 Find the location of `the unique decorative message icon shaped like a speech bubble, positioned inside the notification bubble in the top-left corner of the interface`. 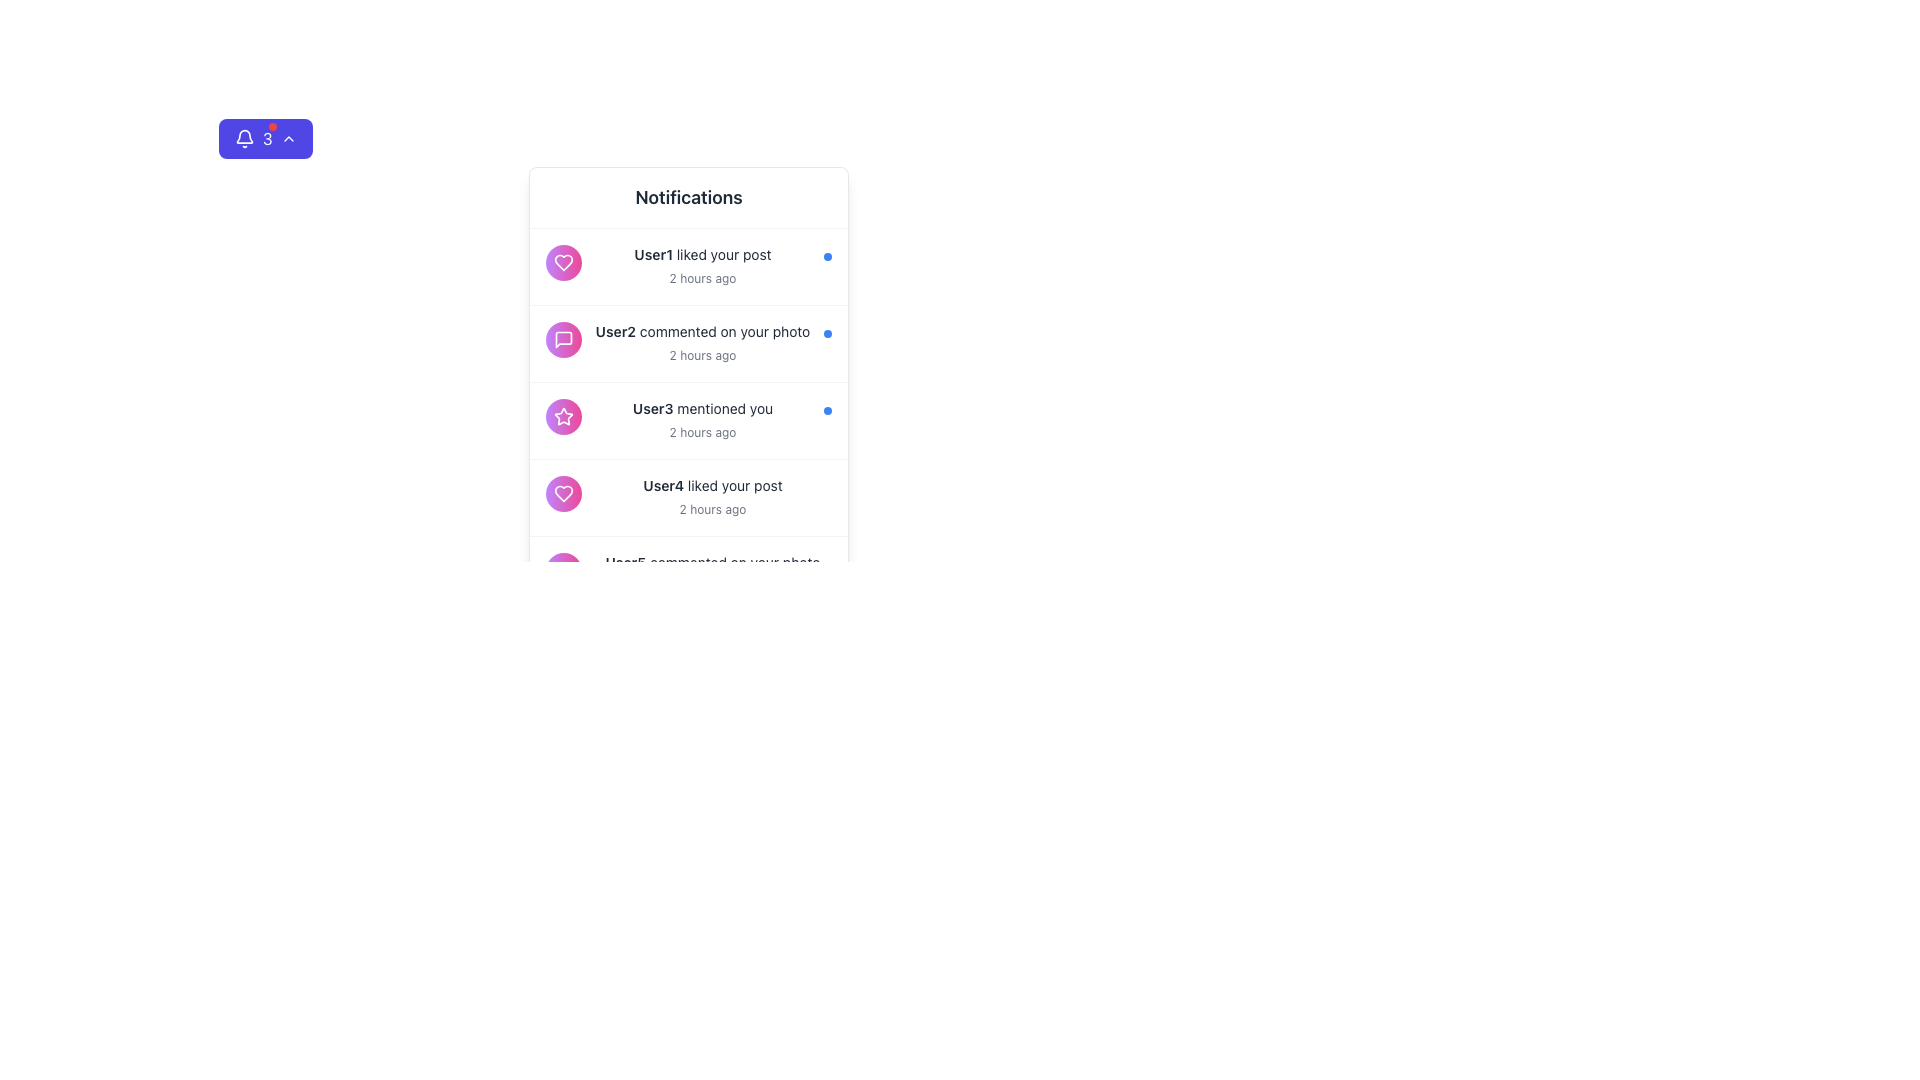

the unique decorative message icon shaped like a speech bubble, positioned inside the notification bubble in the top-left corner of the interface is located at coordinates (563, 338).